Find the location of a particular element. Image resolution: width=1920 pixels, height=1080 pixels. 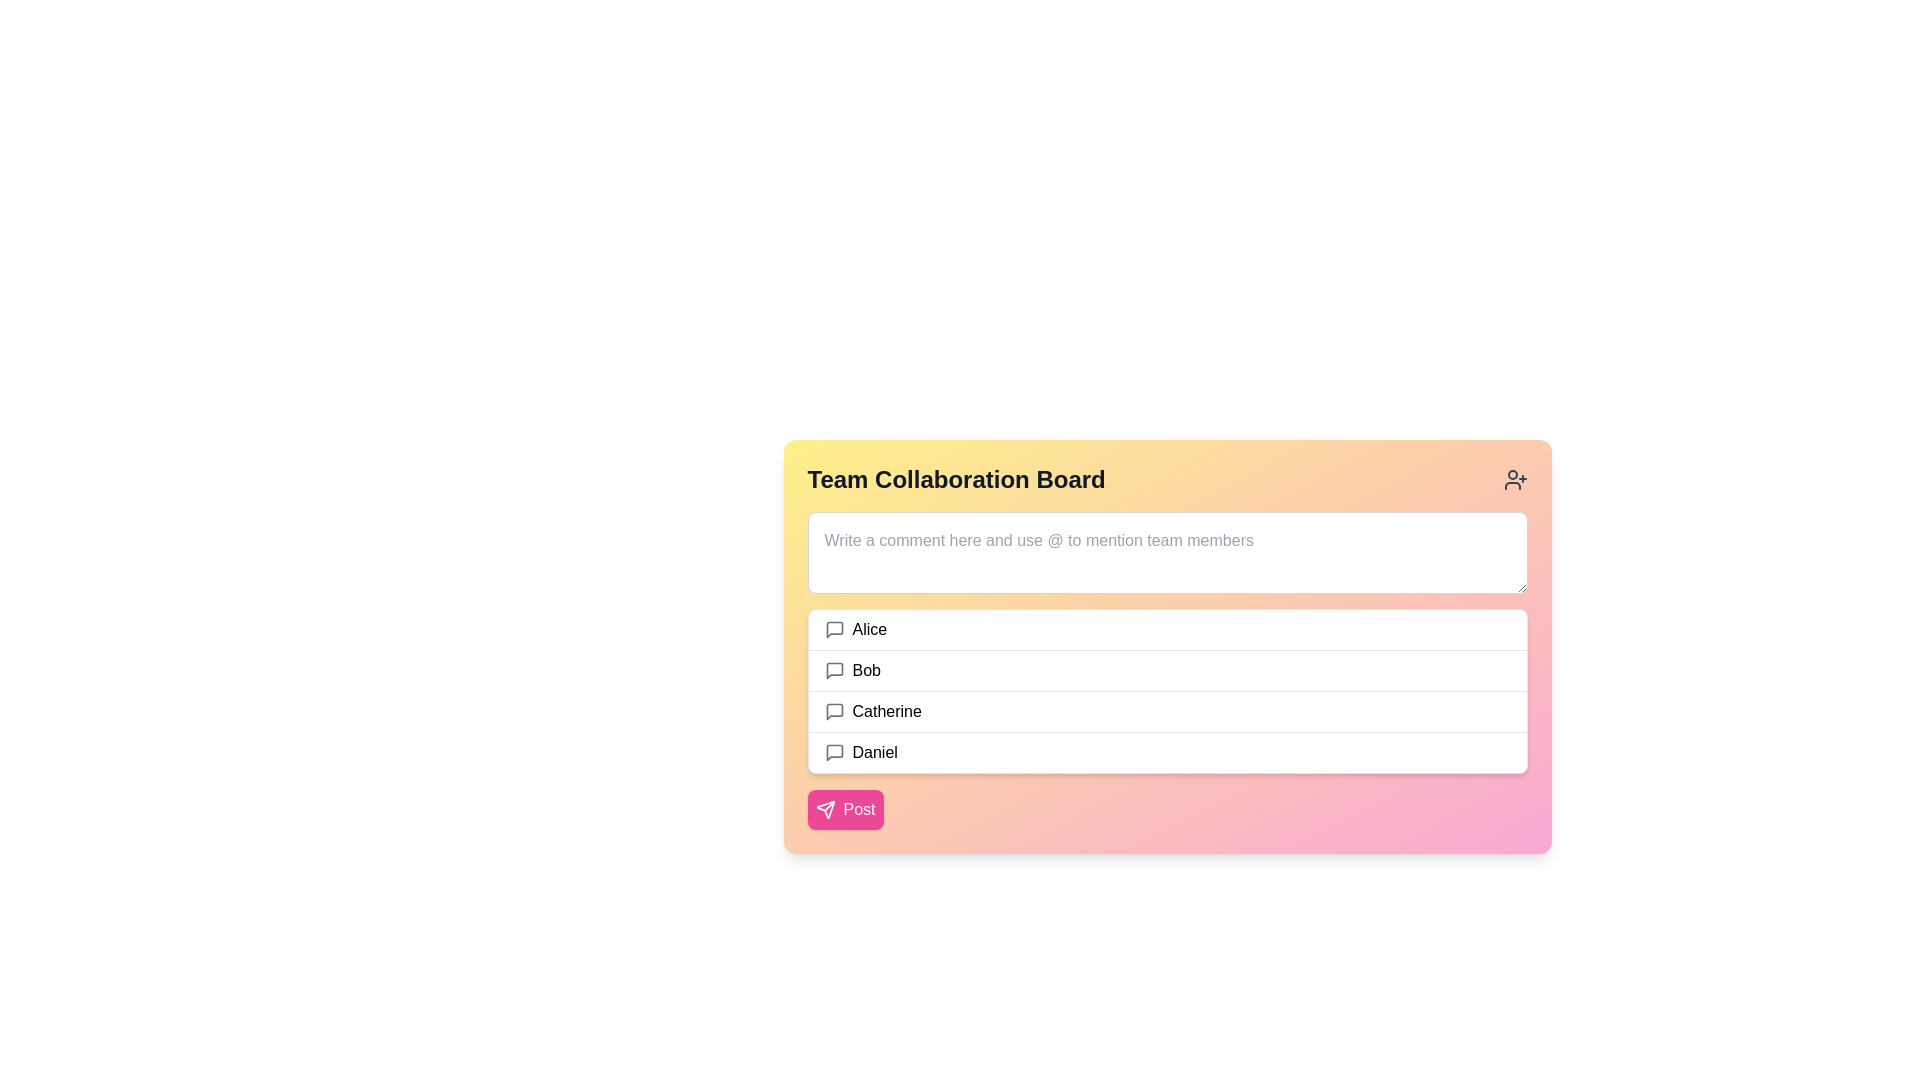

the speech bubble icon located next to the user entry labeled 'Alice' to interact with the messaging functionality it represents is located at coordinates (834, 628).